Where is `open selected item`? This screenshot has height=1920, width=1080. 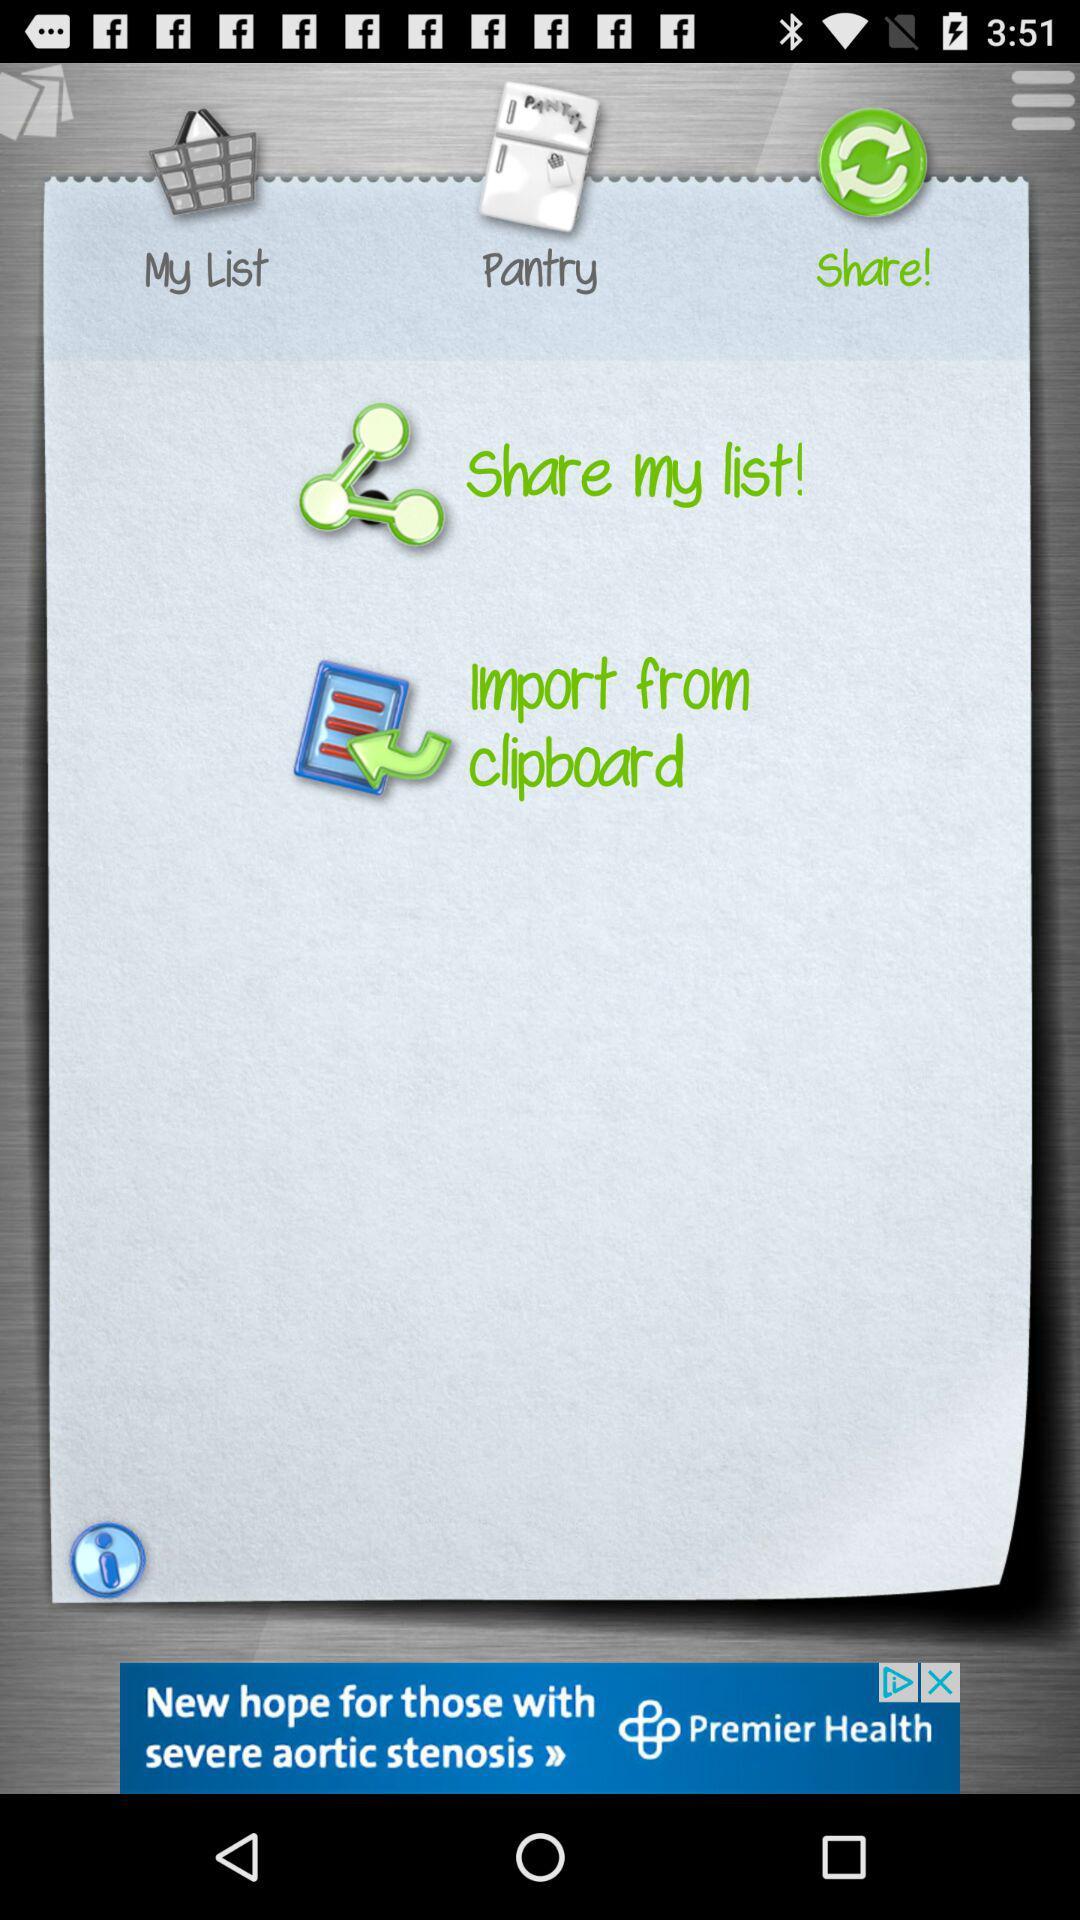 open selected item is located at coordinates (538, 165).